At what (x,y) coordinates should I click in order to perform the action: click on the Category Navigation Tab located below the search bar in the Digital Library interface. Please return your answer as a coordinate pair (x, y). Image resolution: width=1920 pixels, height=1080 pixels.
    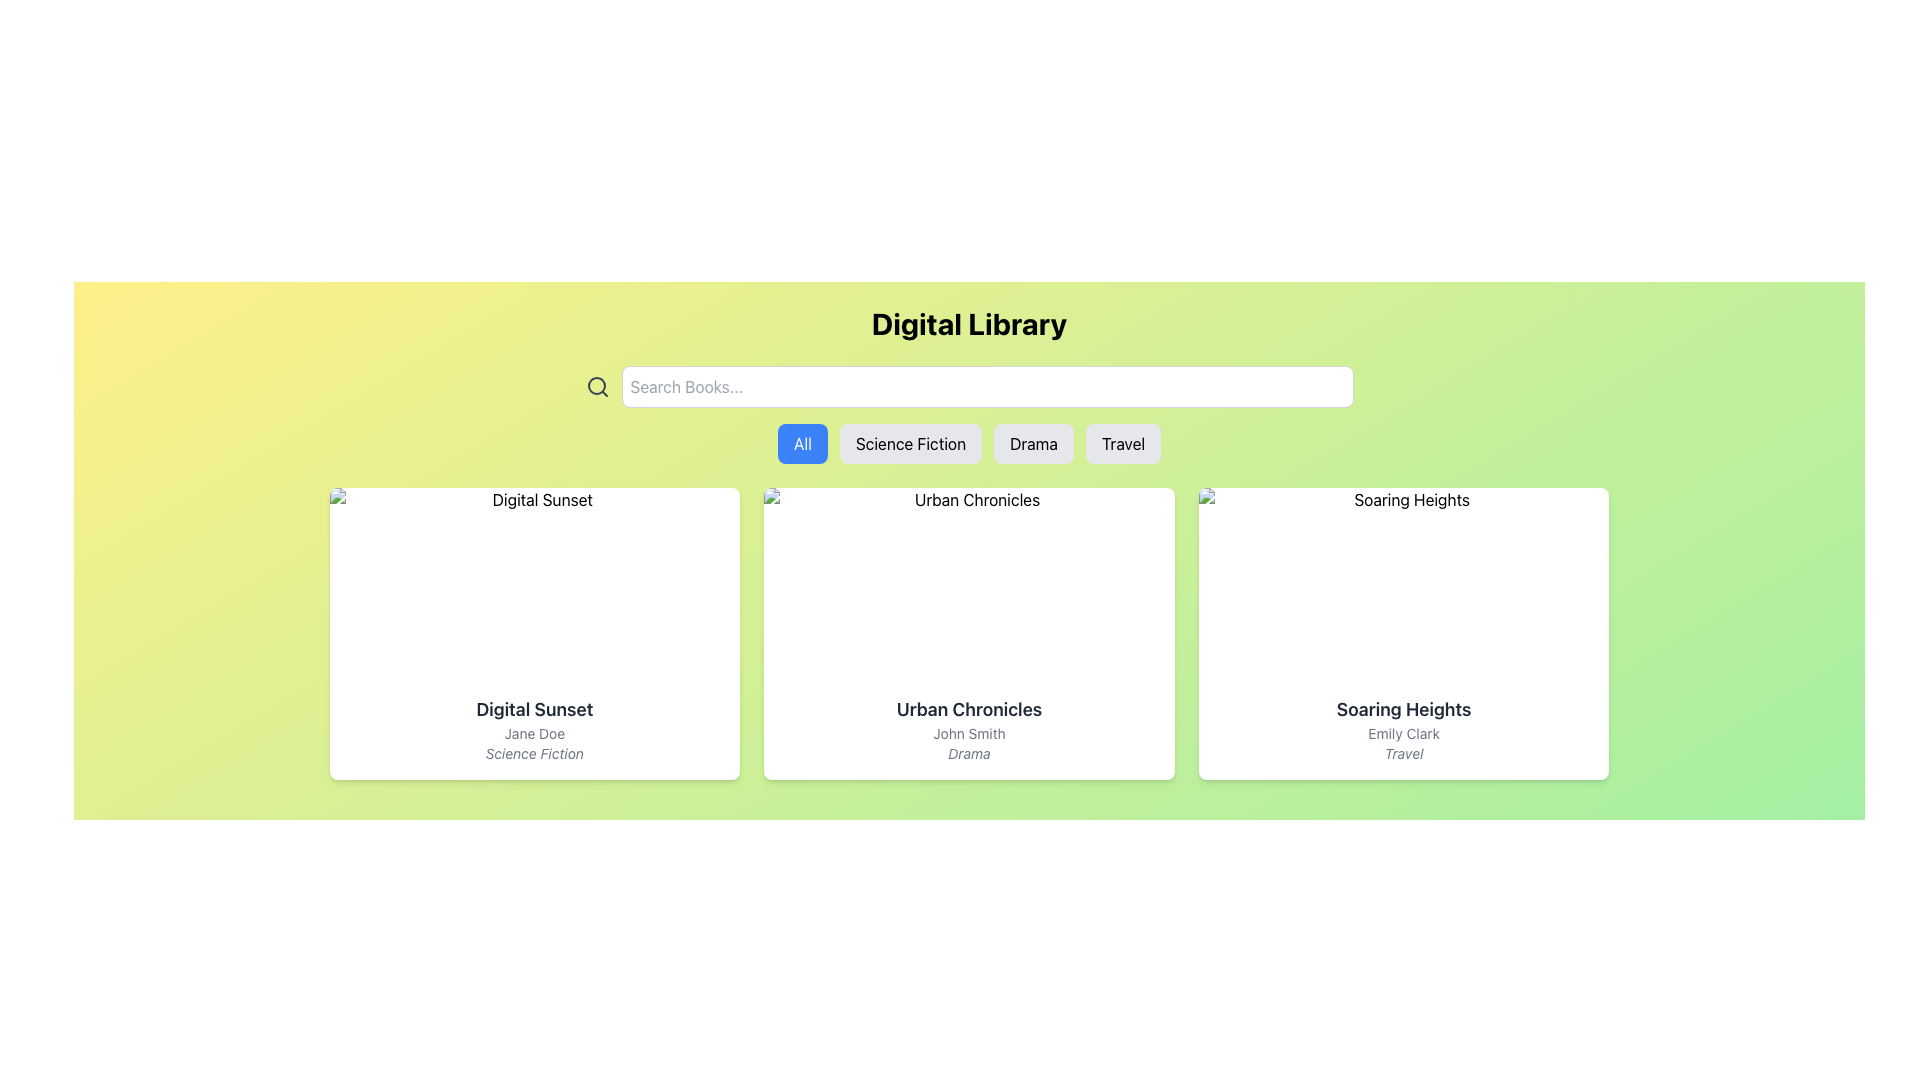
    Looking at the image, I should click on (969, 442).